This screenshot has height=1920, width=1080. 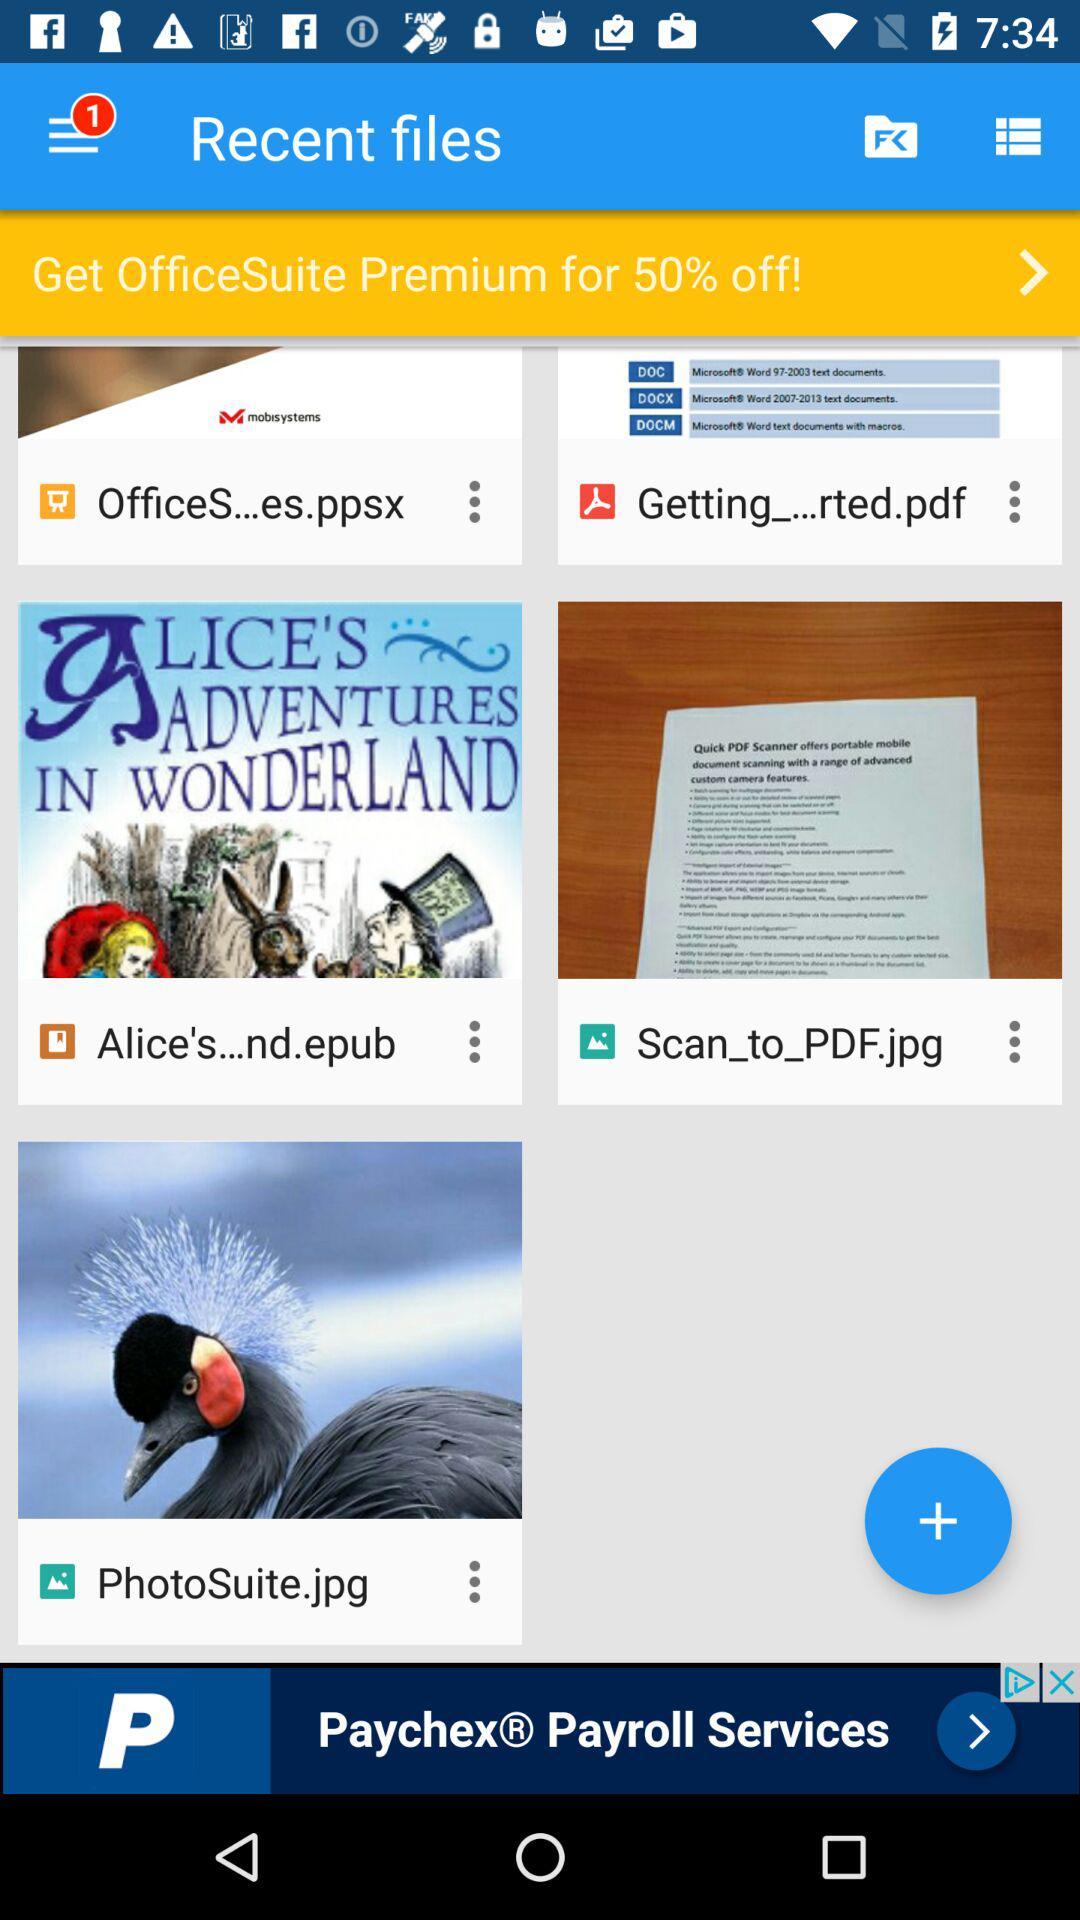 I want to click on the add icon, so click(x=938, y=1520).